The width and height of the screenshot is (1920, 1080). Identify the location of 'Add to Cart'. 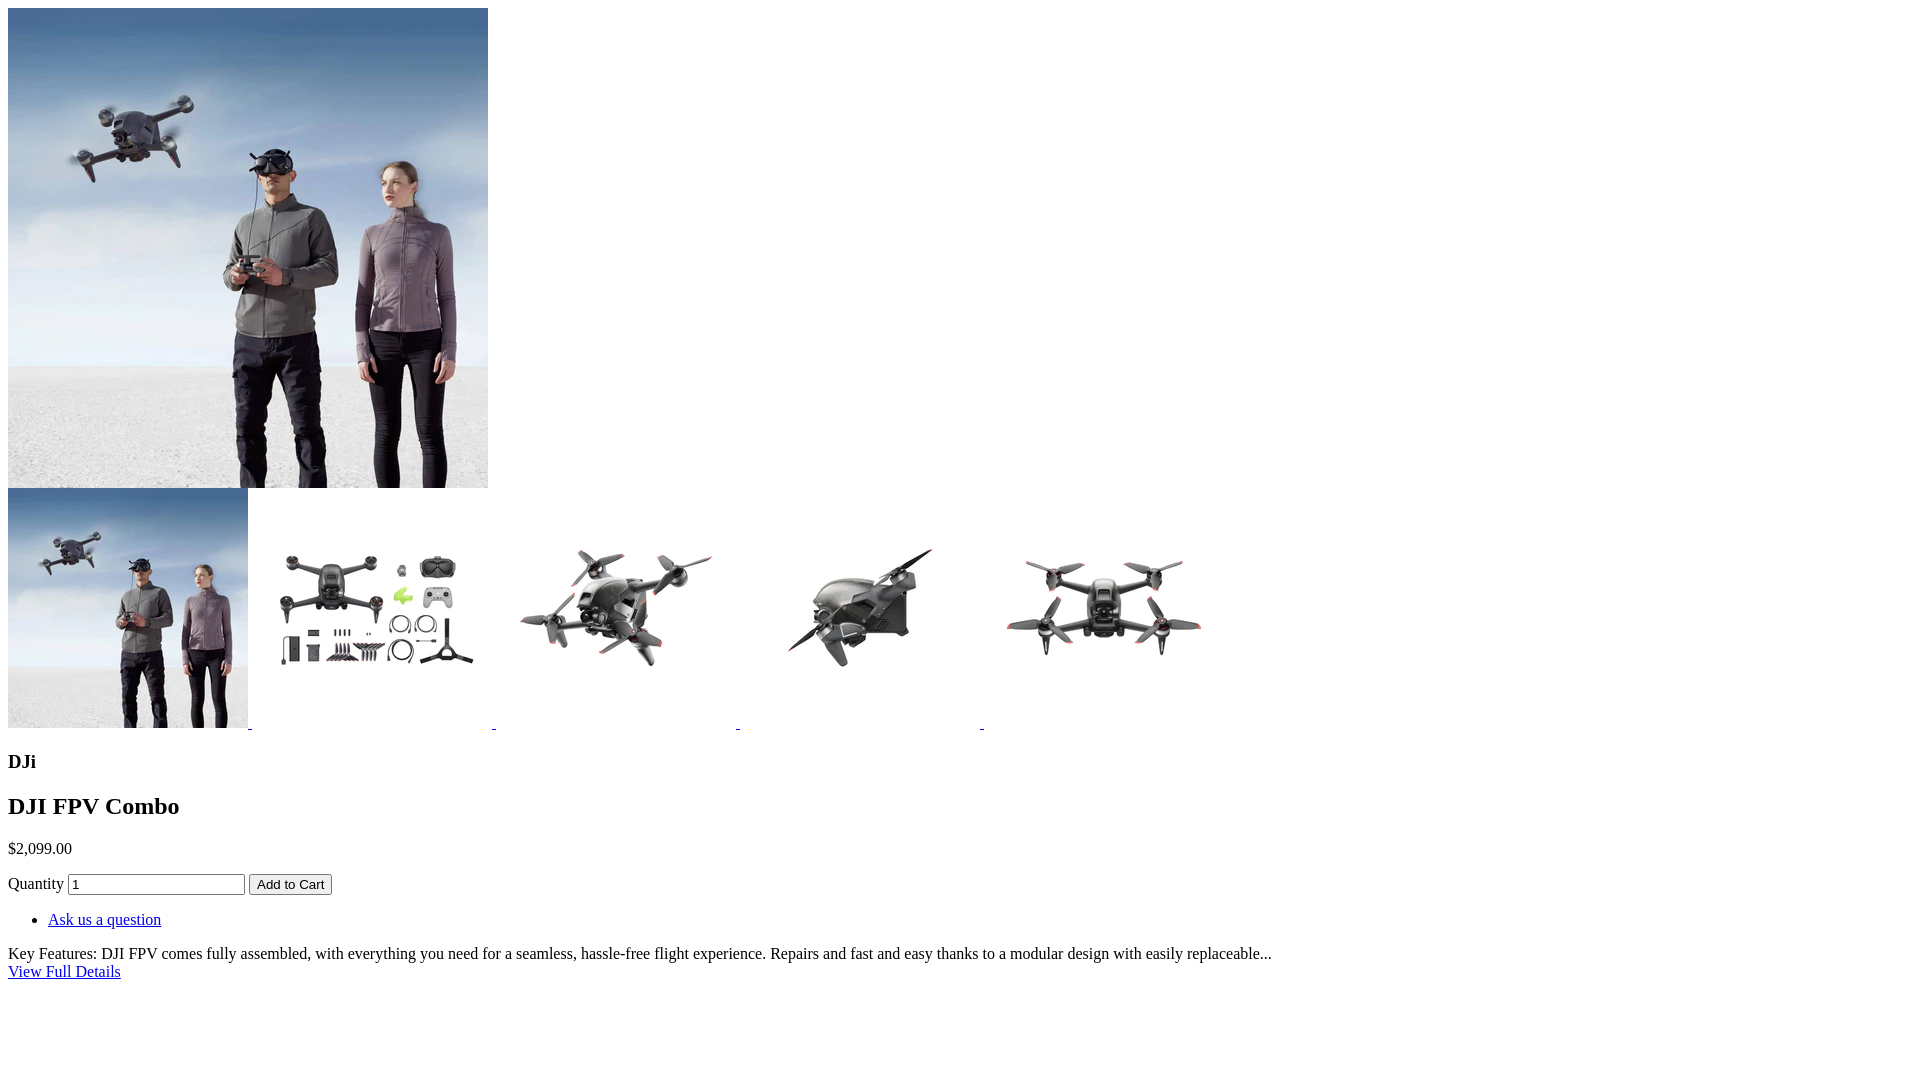
(289, 883).